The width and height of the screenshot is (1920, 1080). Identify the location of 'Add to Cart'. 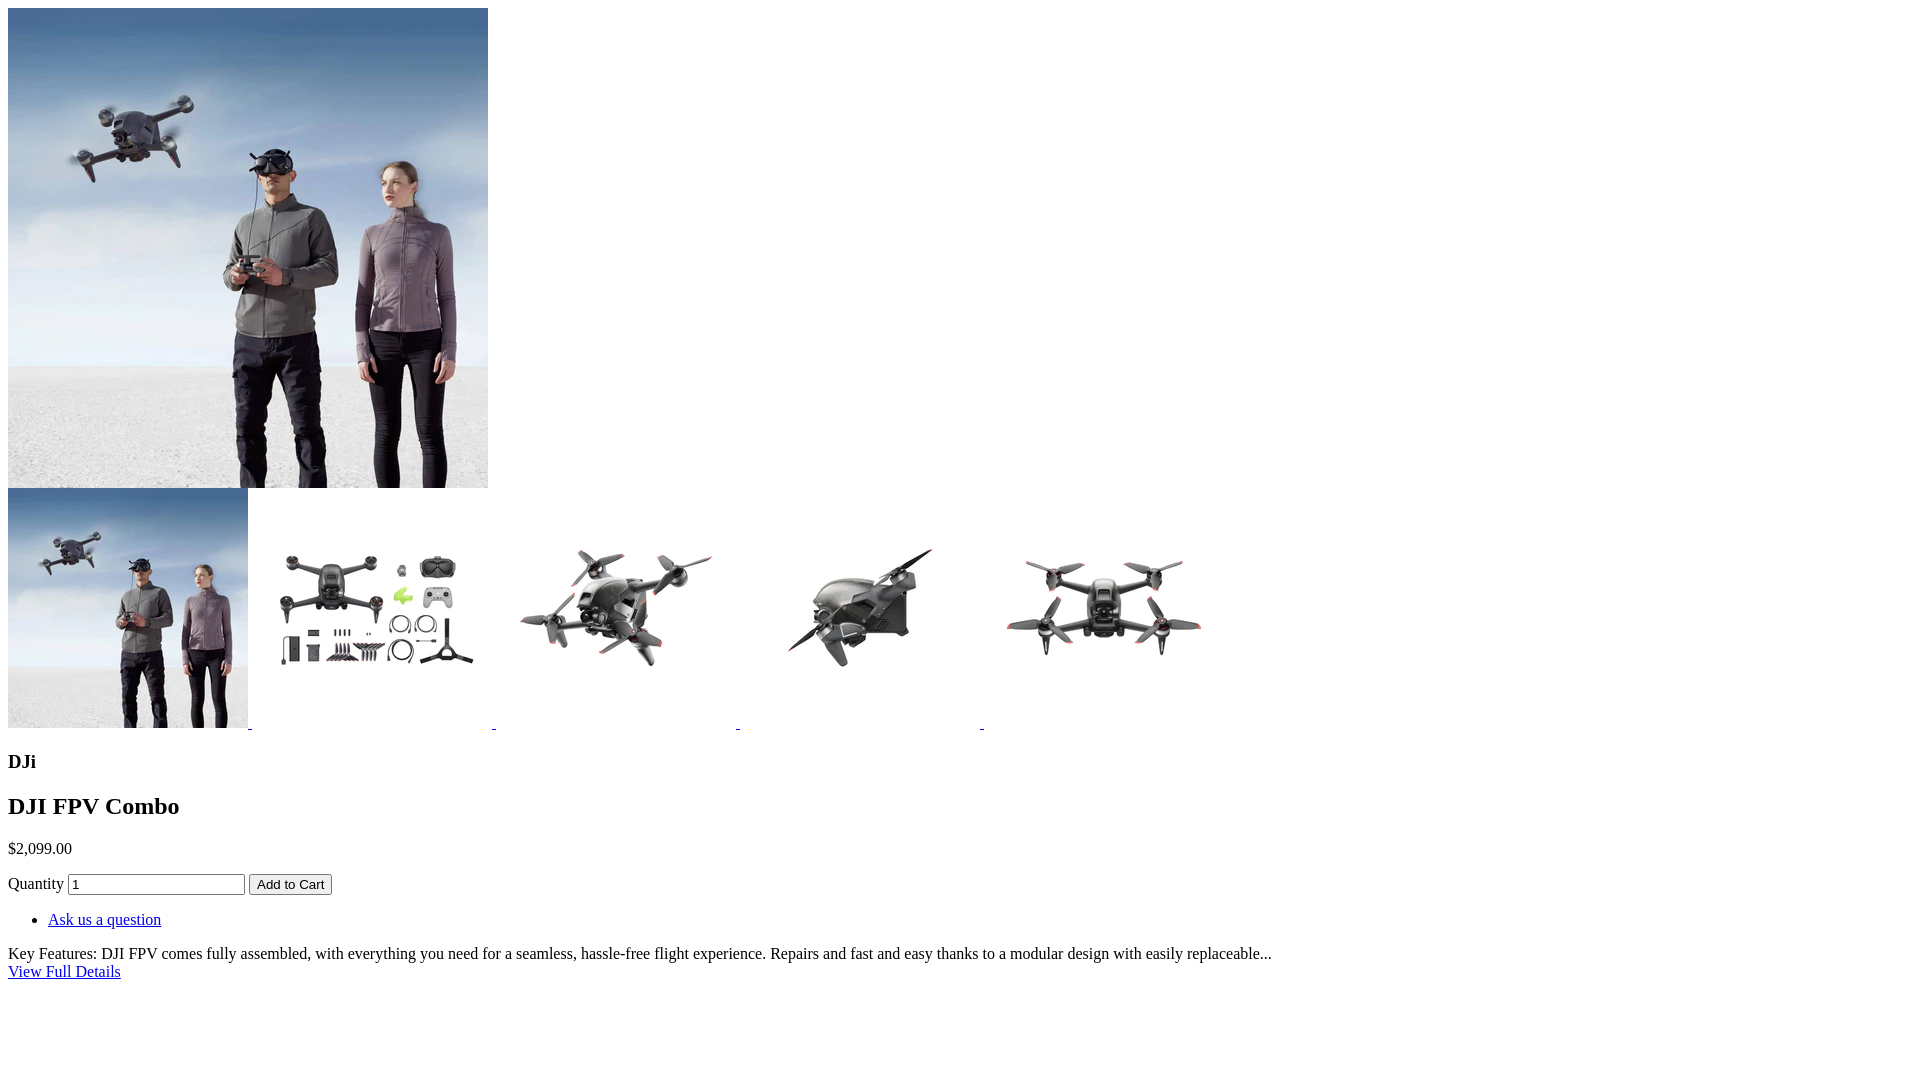
(289, 883).